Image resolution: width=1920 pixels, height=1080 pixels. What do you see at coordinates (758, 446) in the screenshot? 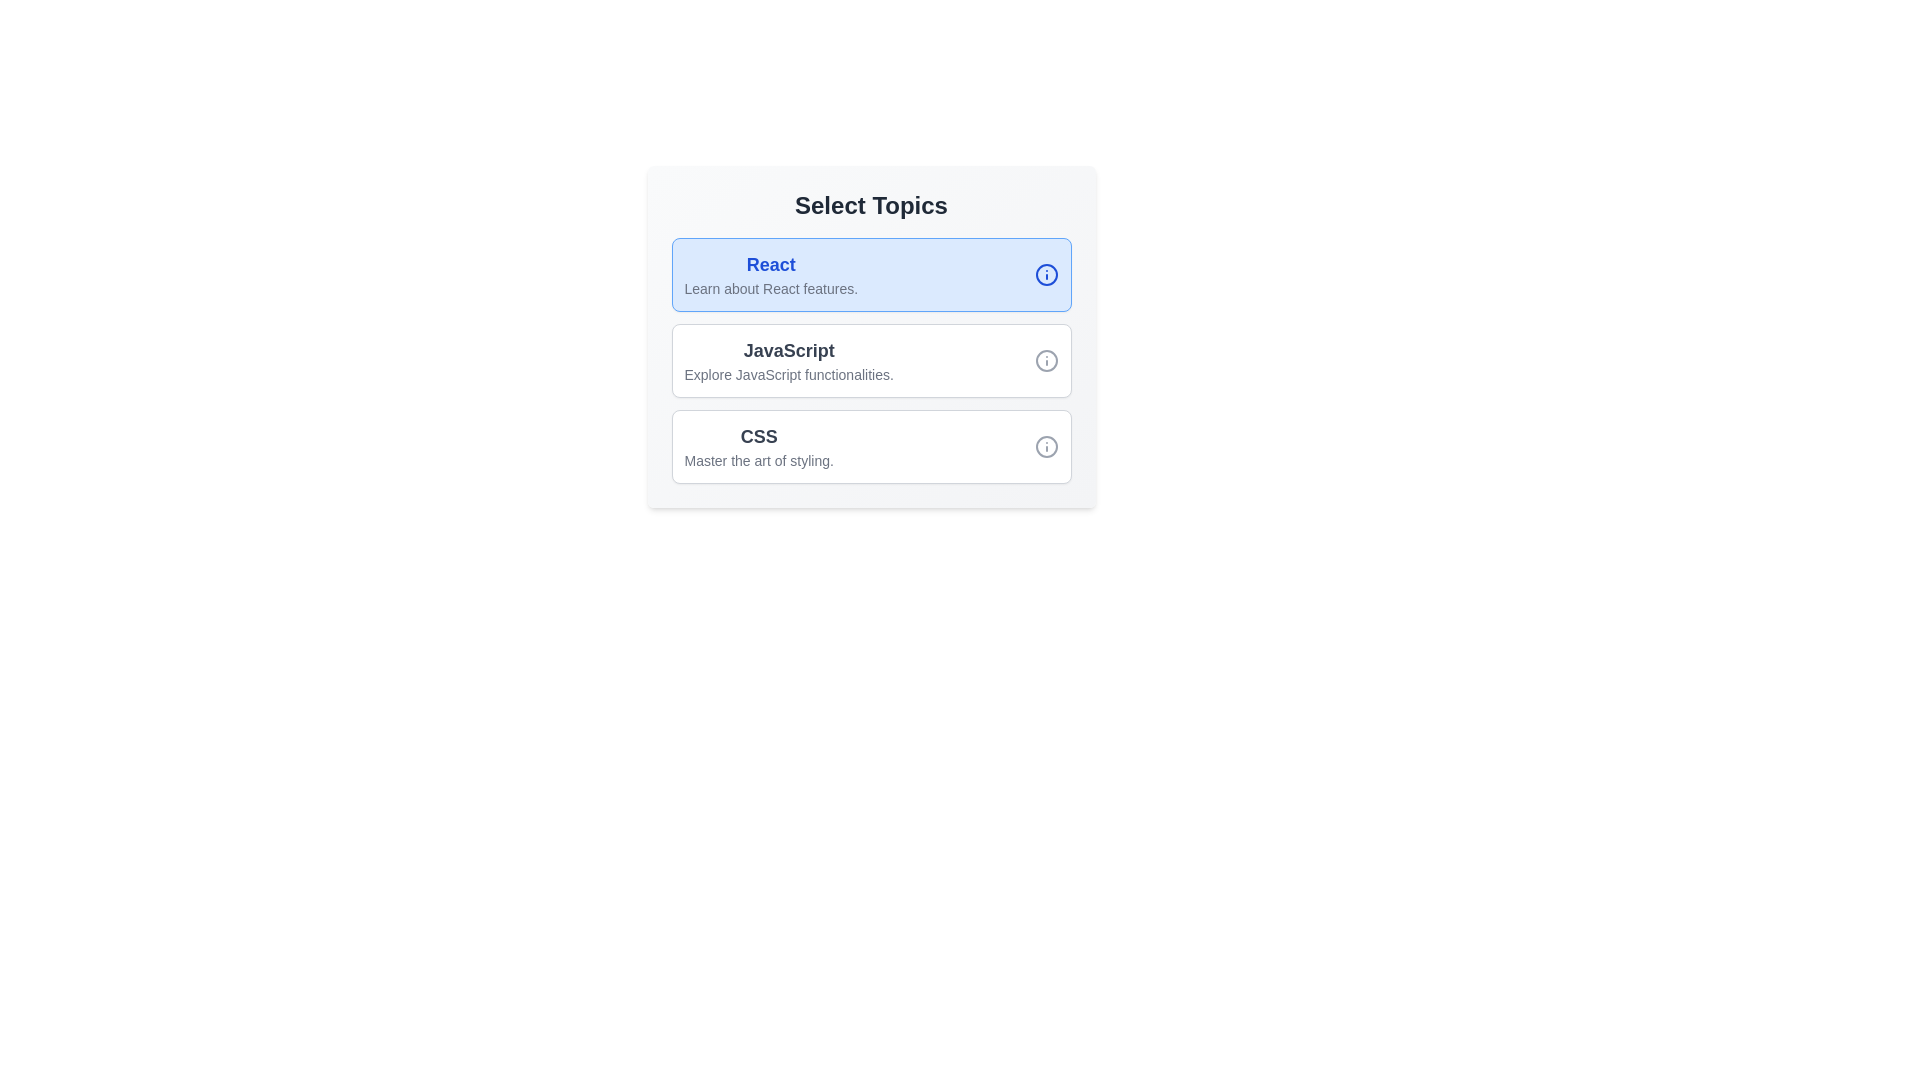
I see `the topic CSS to observe styling changes` at bounding box center [758, 446].